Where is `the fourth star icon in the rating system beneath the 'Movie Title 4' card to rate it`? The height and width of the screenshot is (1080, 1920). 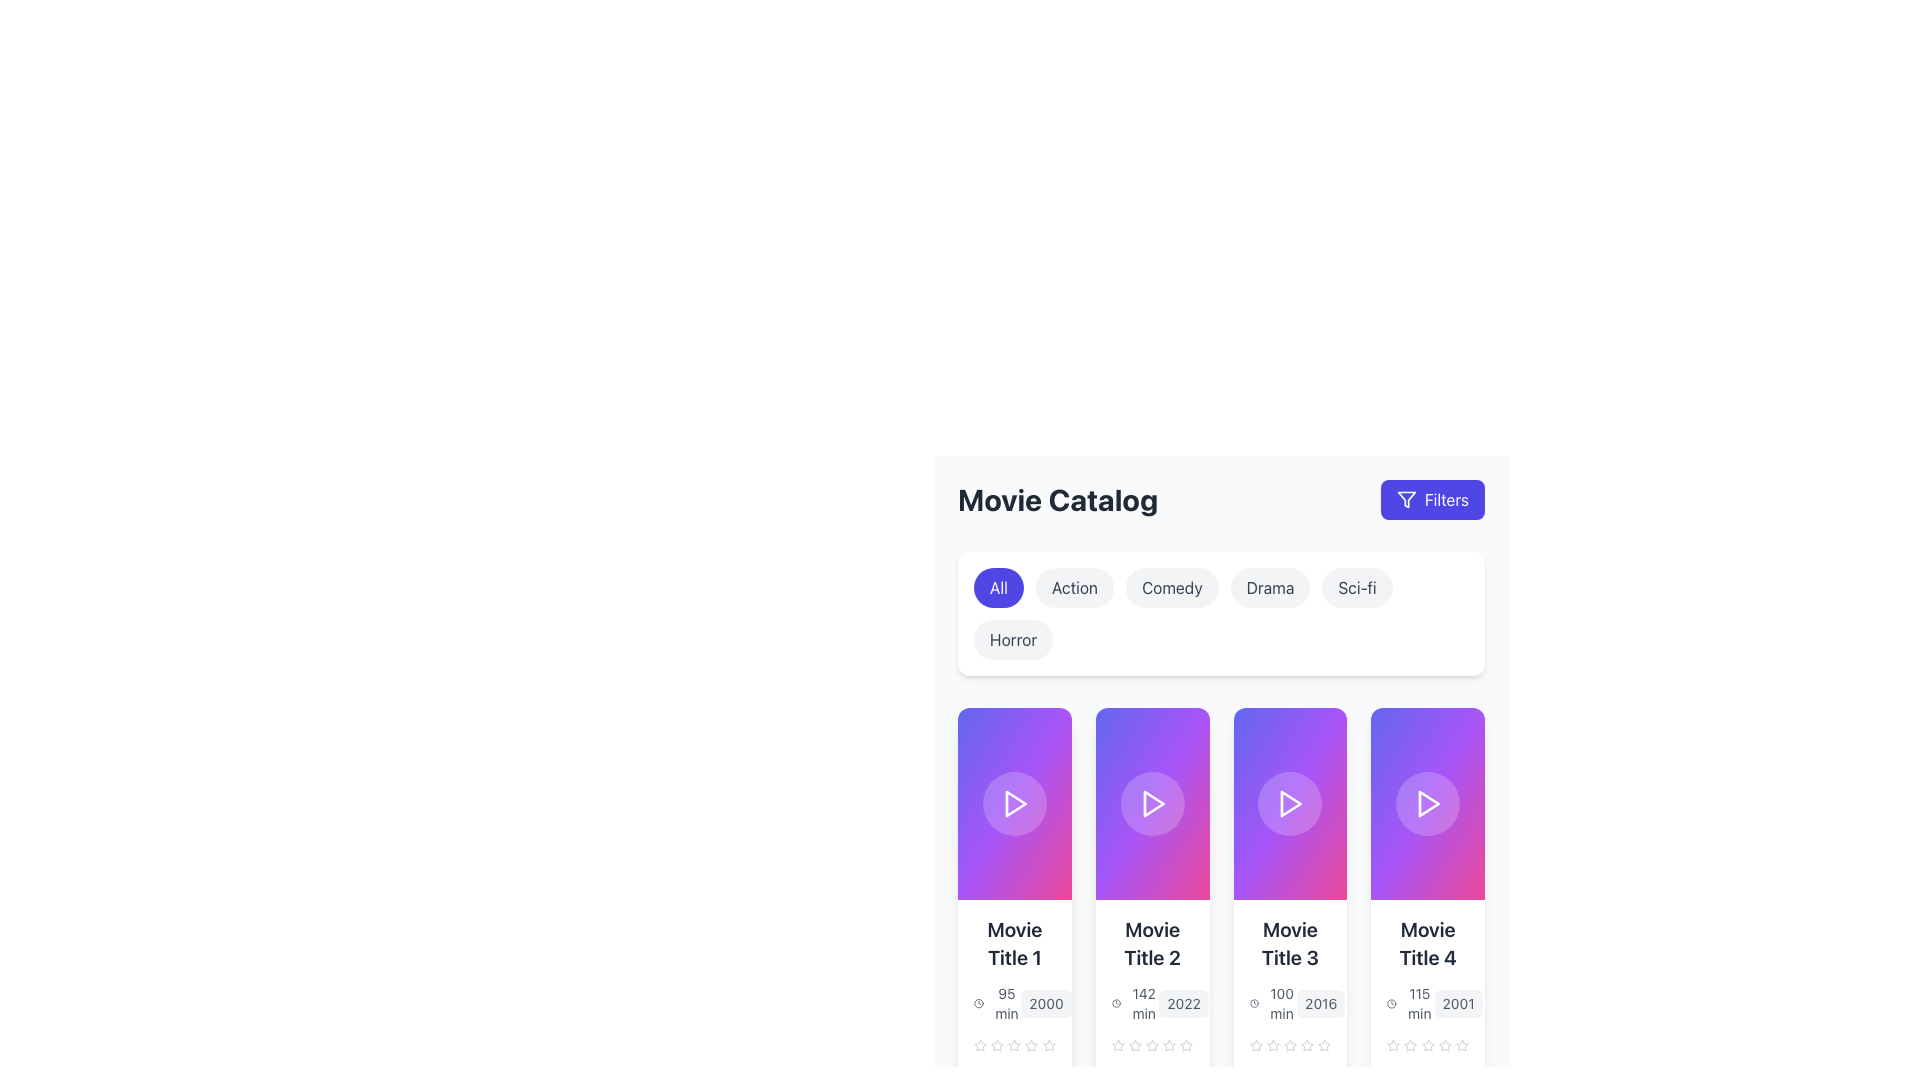
the fourth star icon in the rating system beneath the 'Movie Title 4' card to rate it is located at coordinates (1427, 1044).